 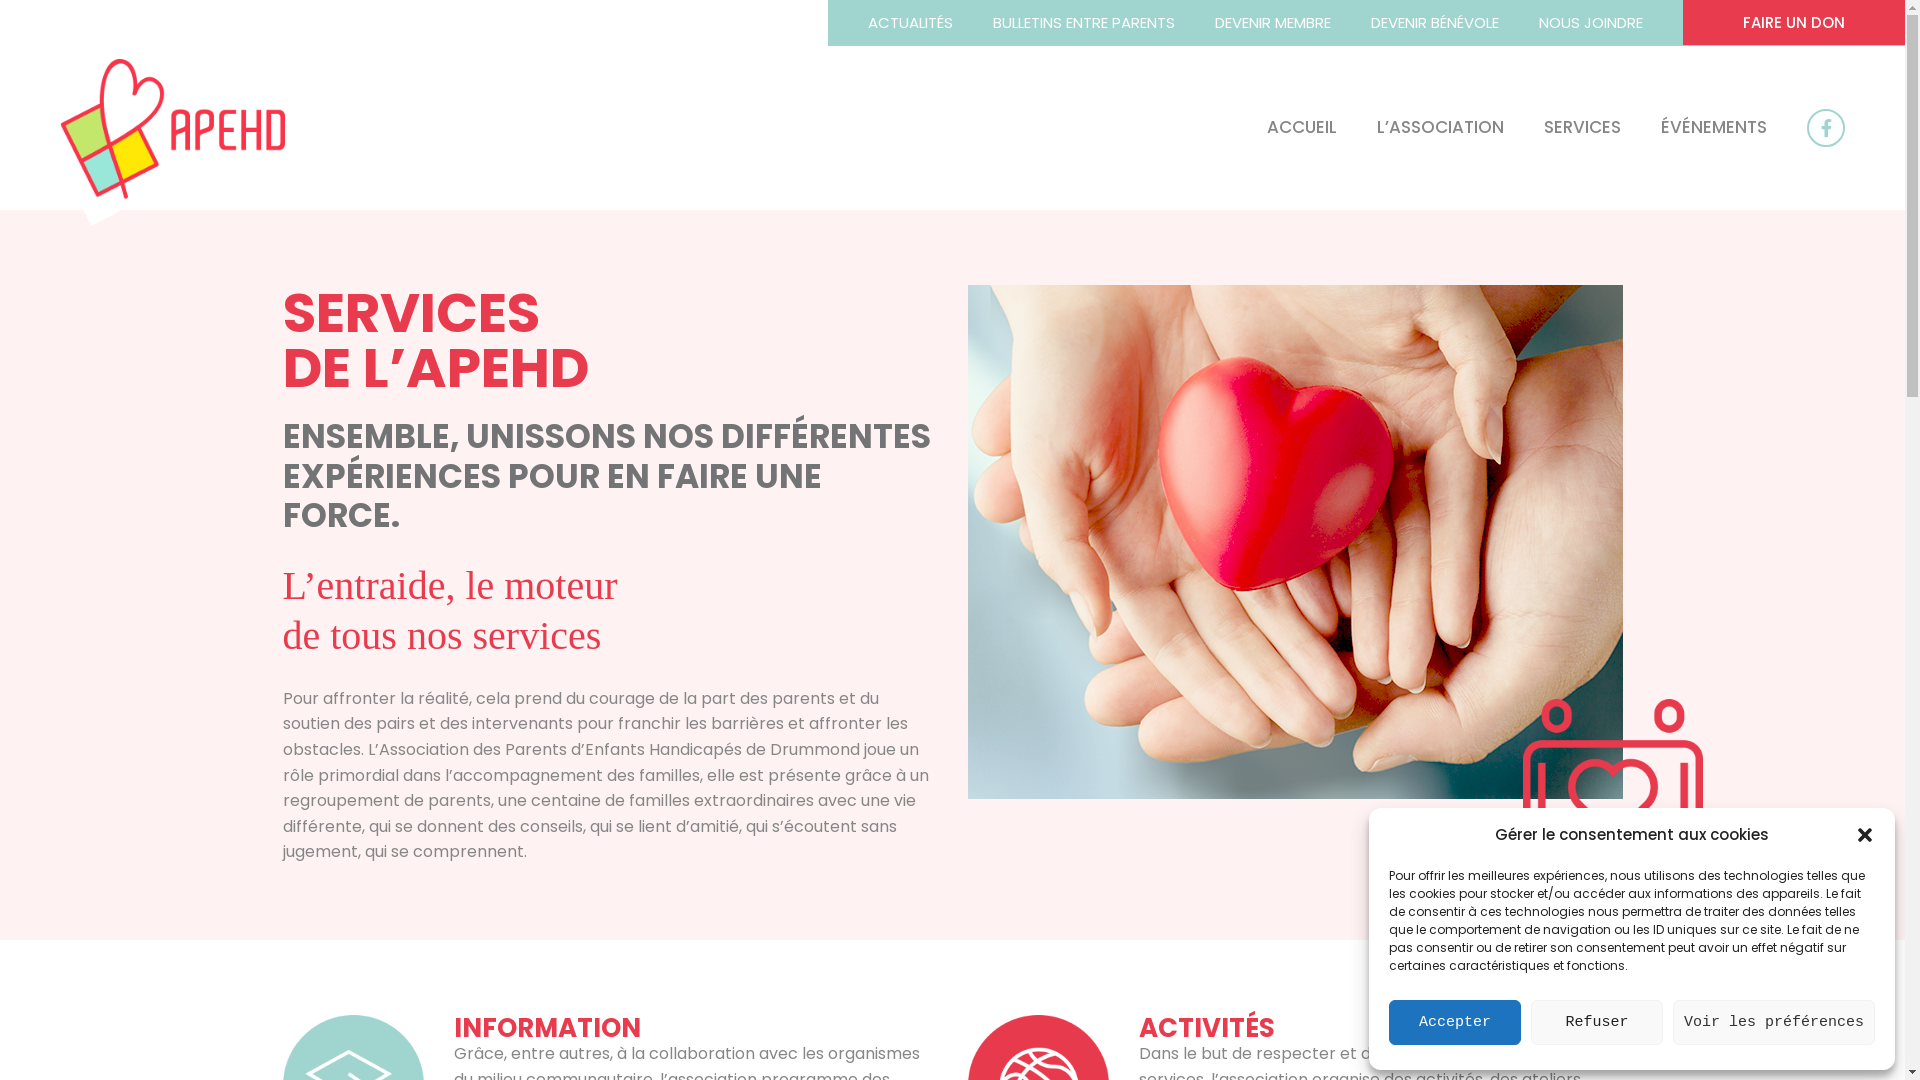 I want to click on 'DEVENIR MEMBRE', so click(x=1271, y=22).